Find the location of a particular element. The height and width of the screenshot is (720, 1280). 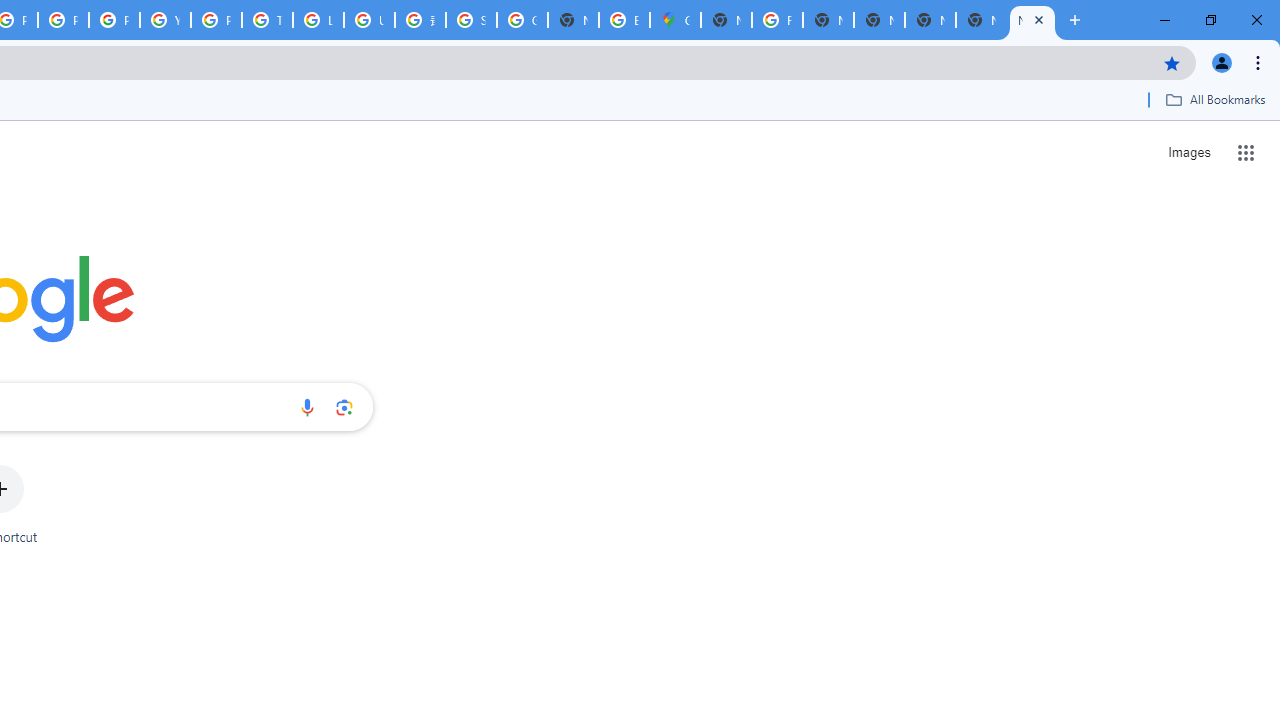

'New Tab' is located at coordinates (981, 20).